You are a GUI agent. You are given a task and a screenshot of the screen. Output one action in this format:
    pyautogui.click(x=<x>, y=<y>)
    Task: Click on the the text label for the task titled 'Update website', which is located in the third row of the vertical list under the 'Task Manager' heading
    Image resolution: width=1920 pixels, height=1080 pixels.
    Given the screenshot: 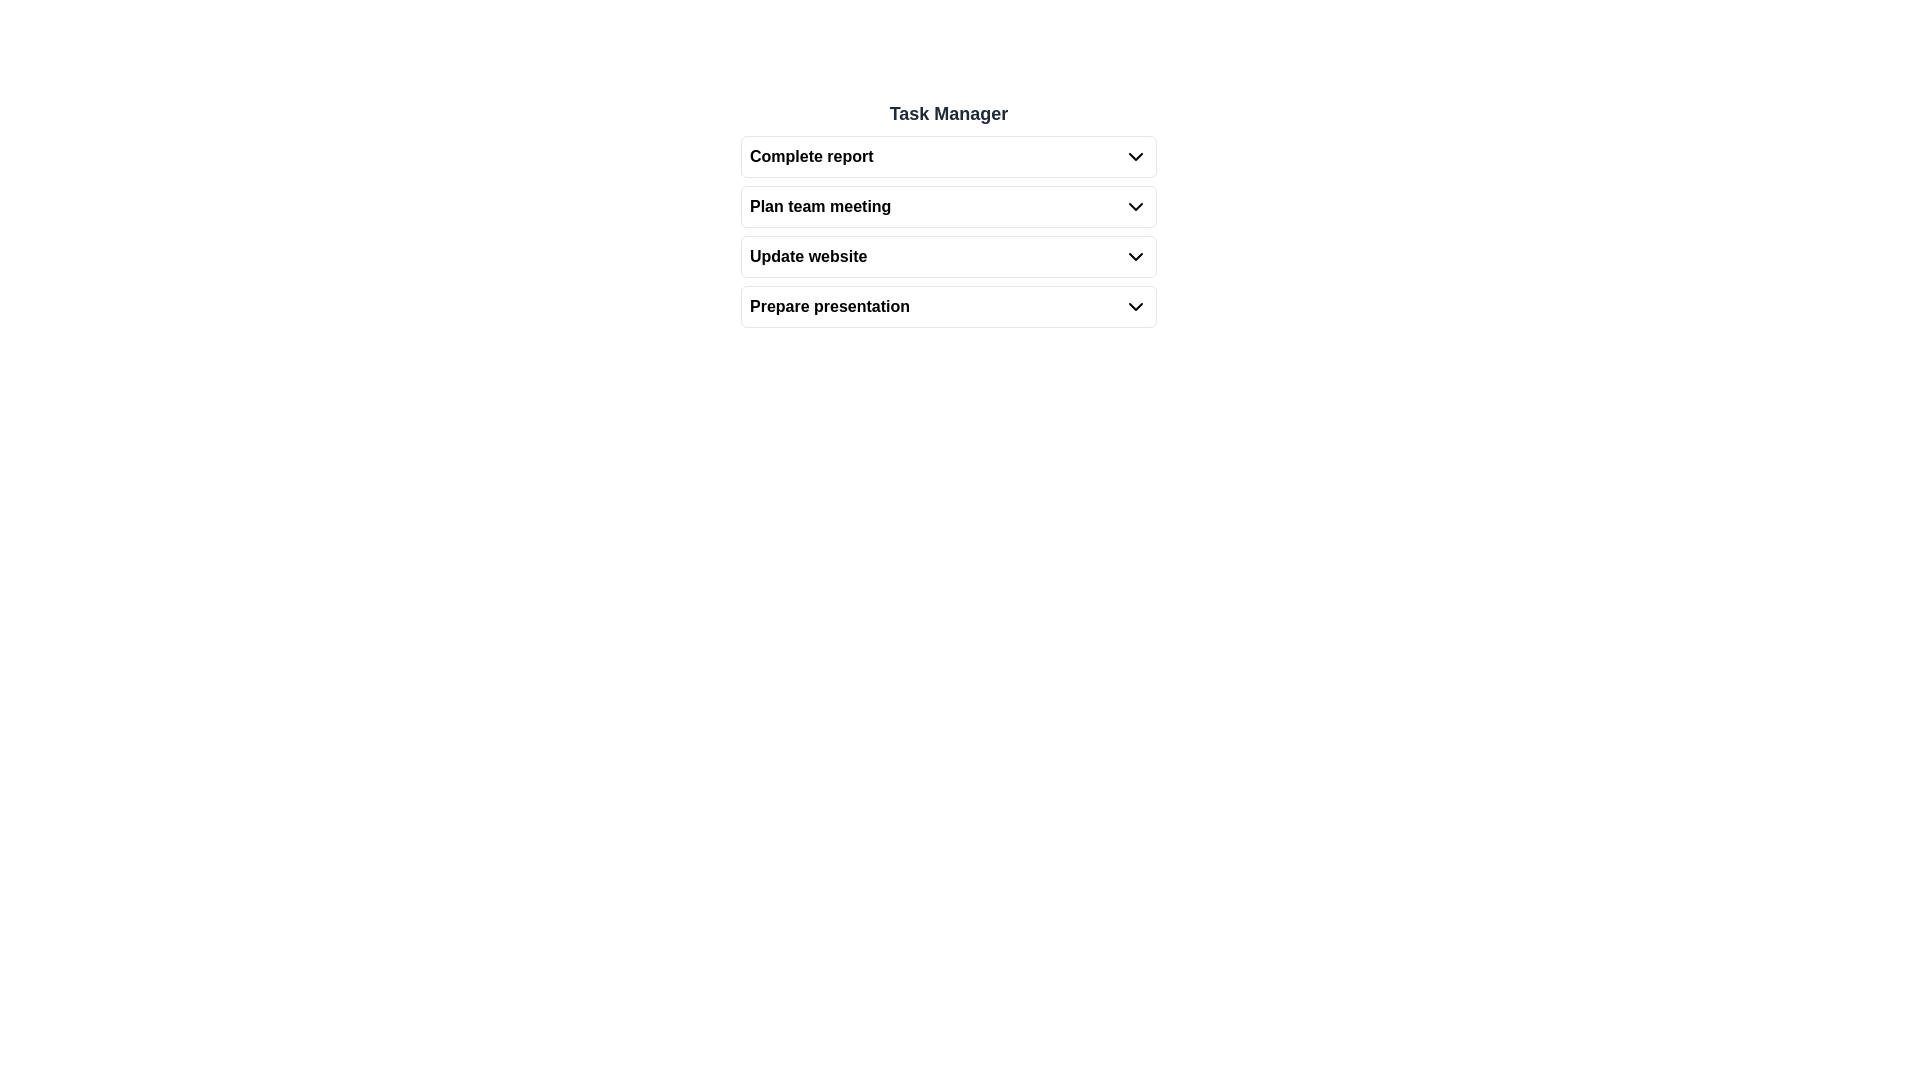 What is the action you would take?
    pyautogui.click(x=808, y=256)
    